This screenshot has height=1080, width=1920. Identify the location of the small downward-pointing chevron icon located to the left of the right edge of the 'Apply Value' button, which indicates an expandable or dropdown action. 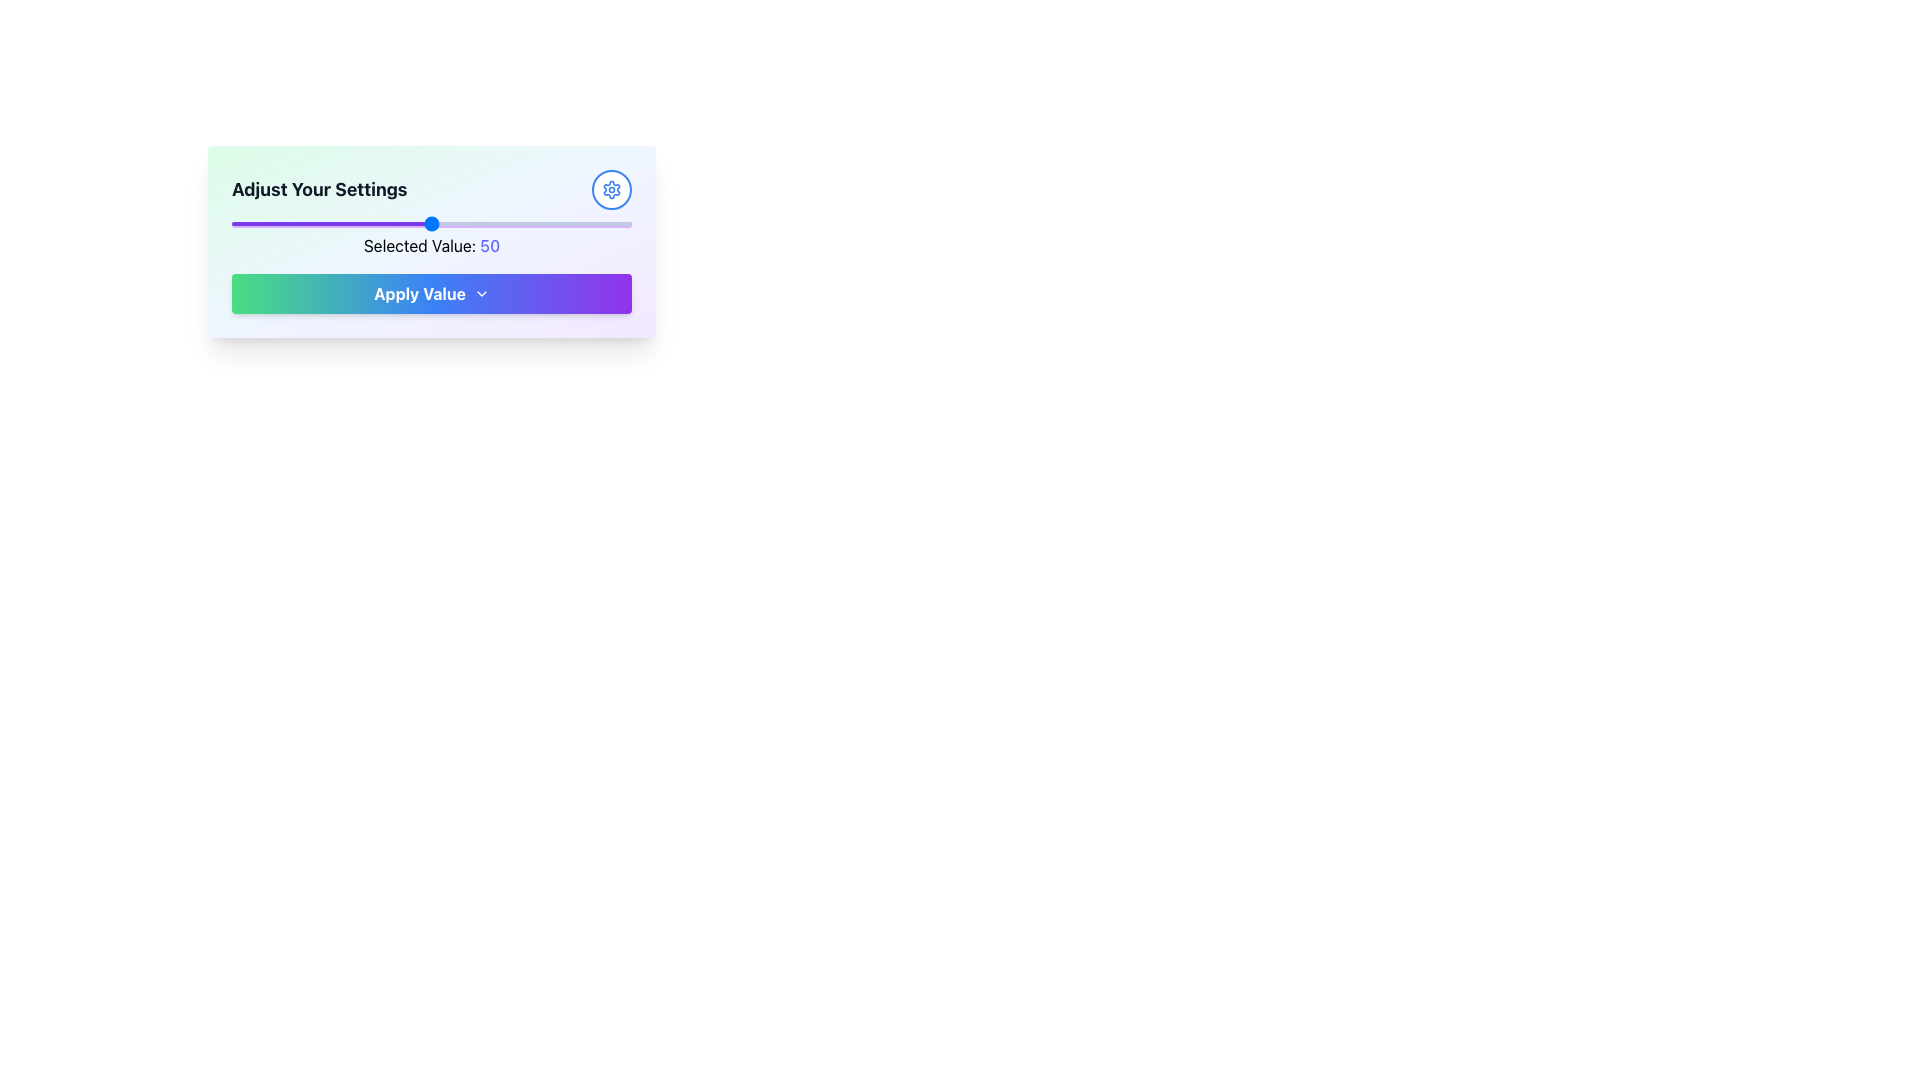
(481, 293).